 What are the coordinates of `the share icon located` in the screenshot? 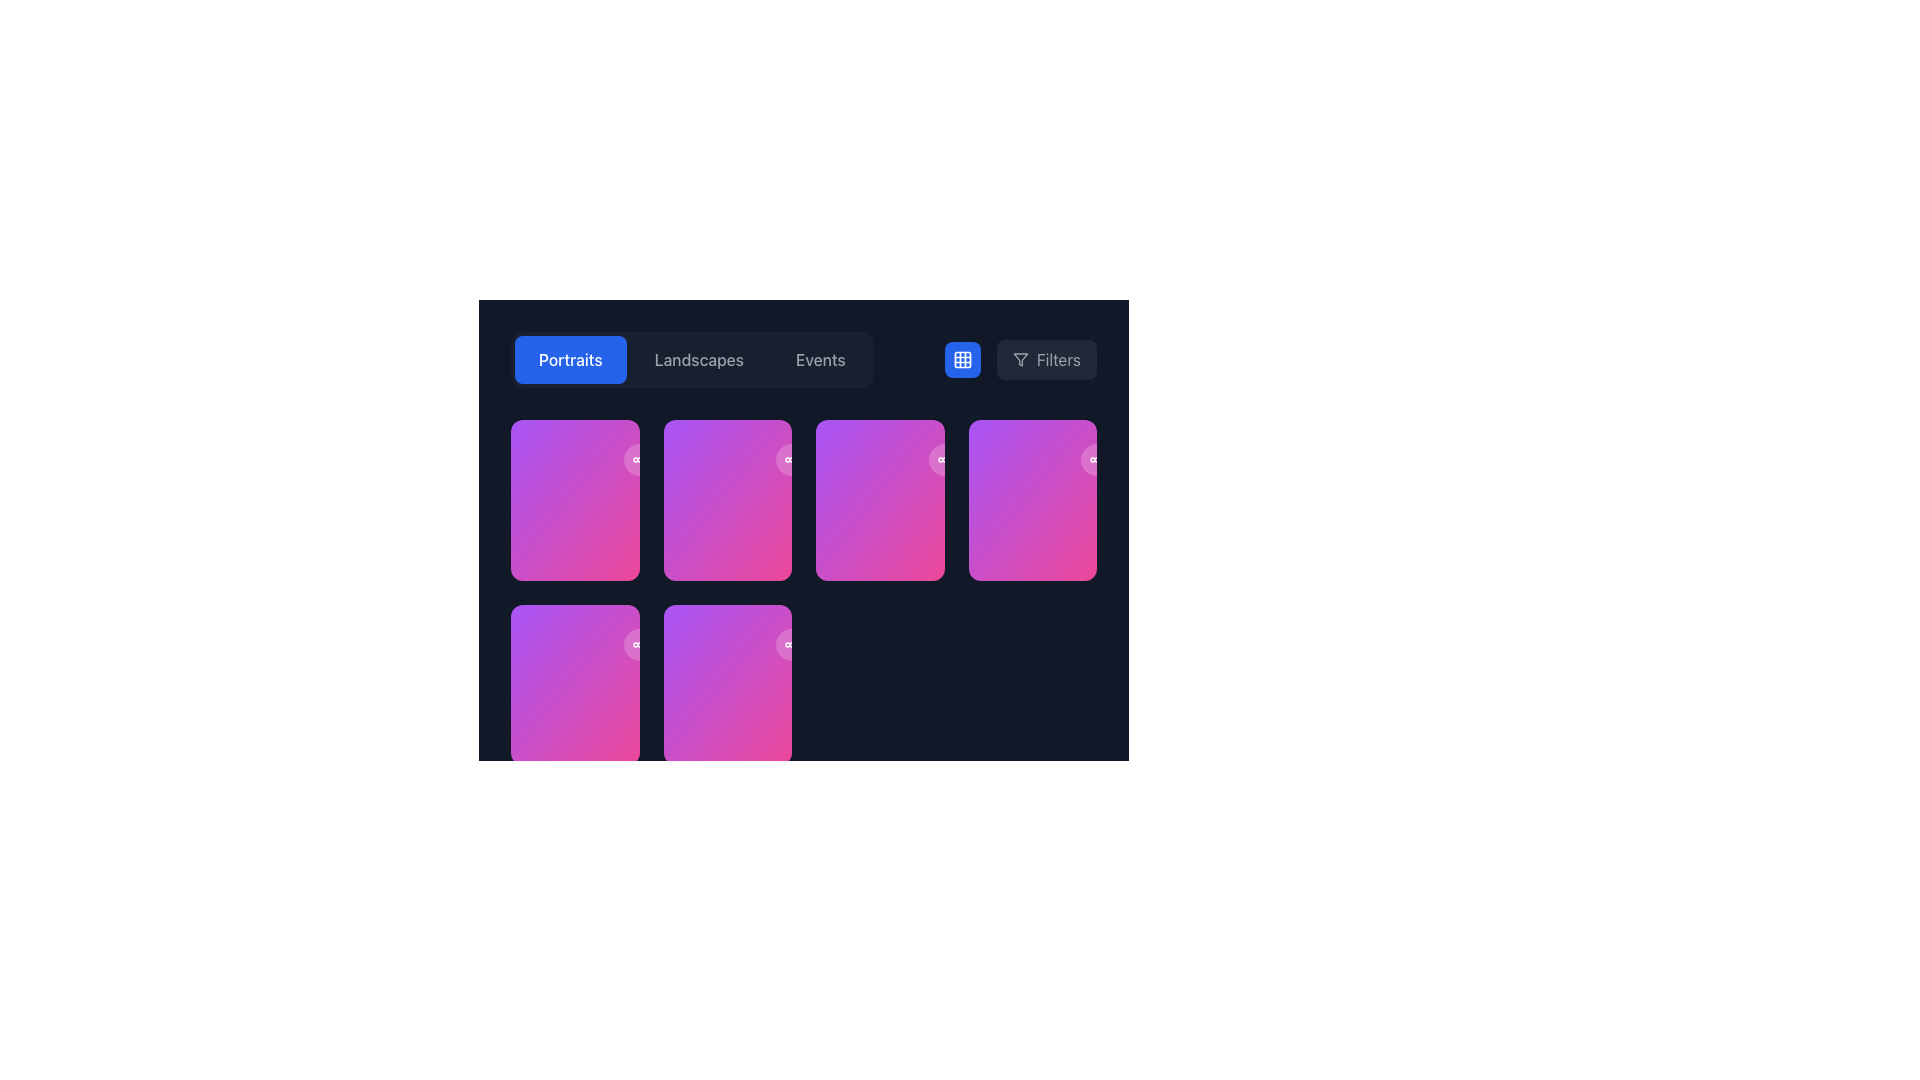 It's located at (943, 459).